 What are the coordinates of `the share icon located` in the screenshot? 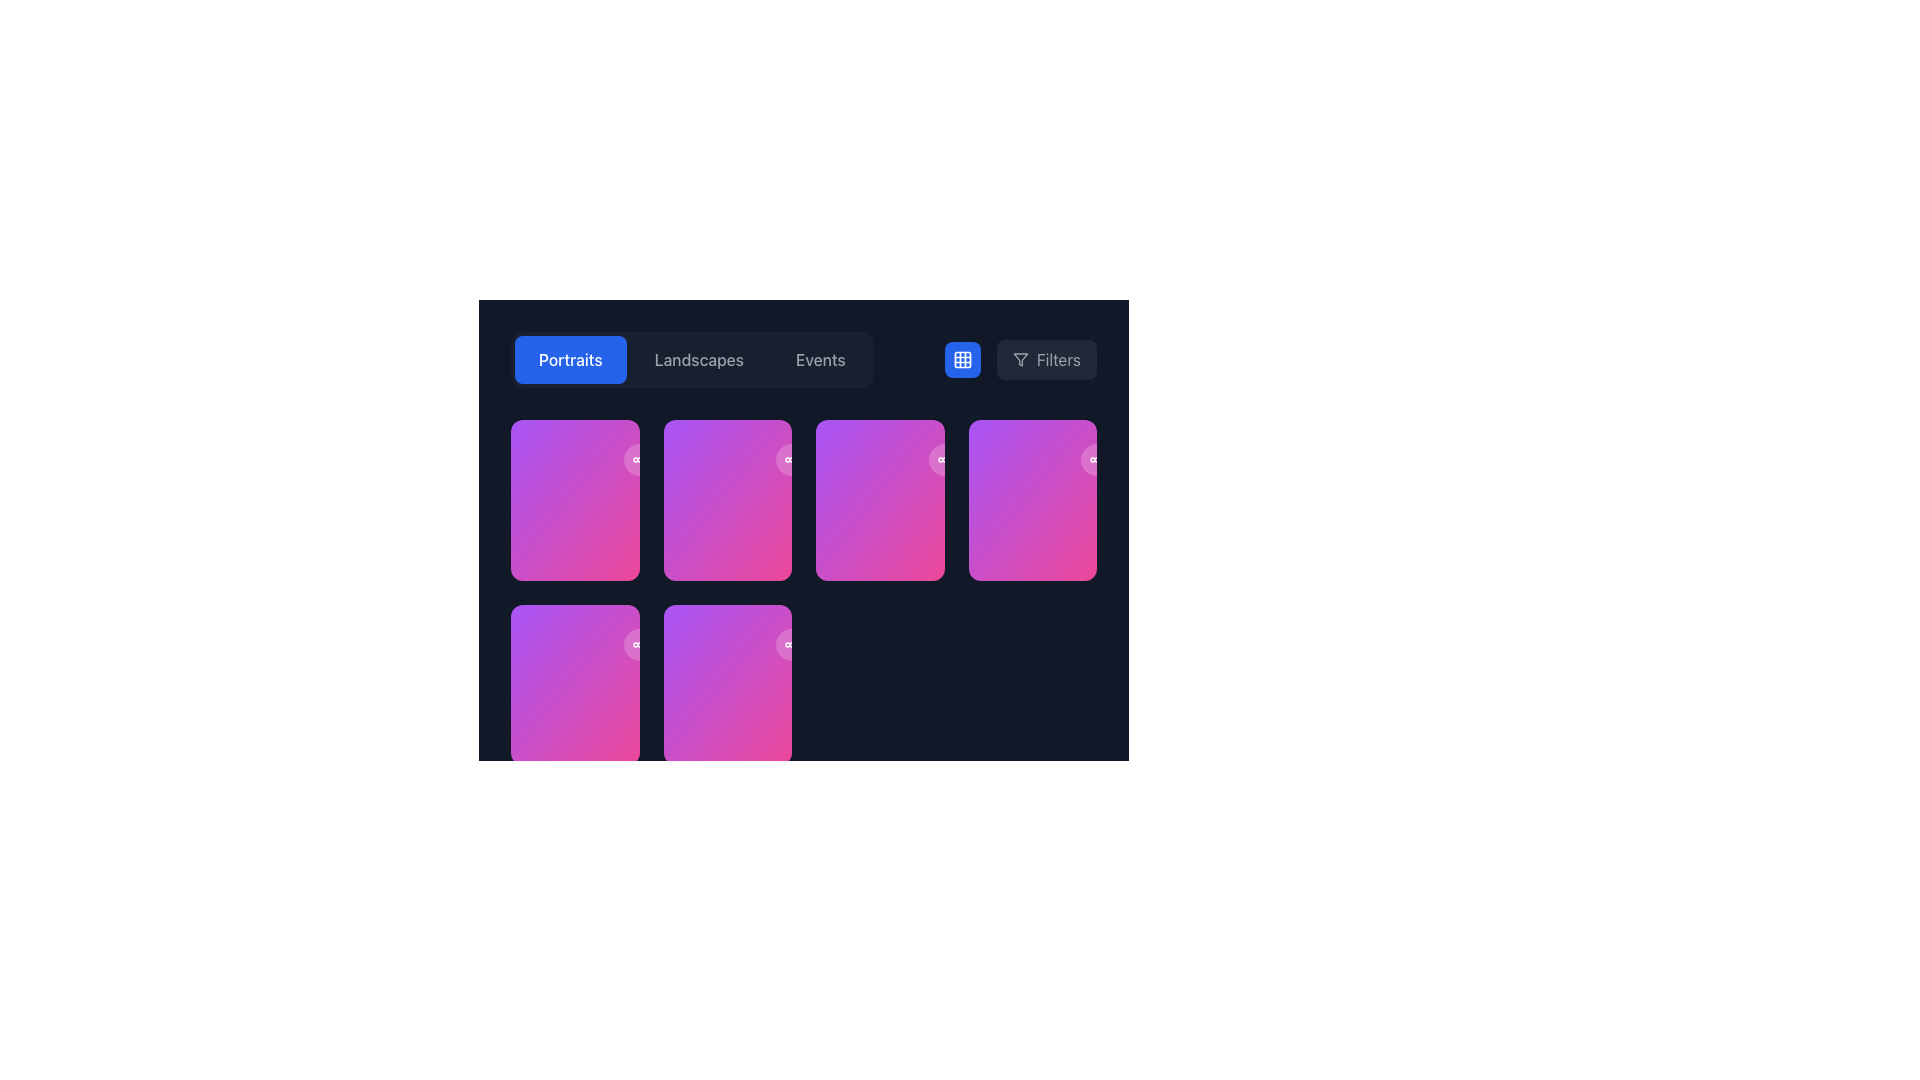 It's located at (943, 459).